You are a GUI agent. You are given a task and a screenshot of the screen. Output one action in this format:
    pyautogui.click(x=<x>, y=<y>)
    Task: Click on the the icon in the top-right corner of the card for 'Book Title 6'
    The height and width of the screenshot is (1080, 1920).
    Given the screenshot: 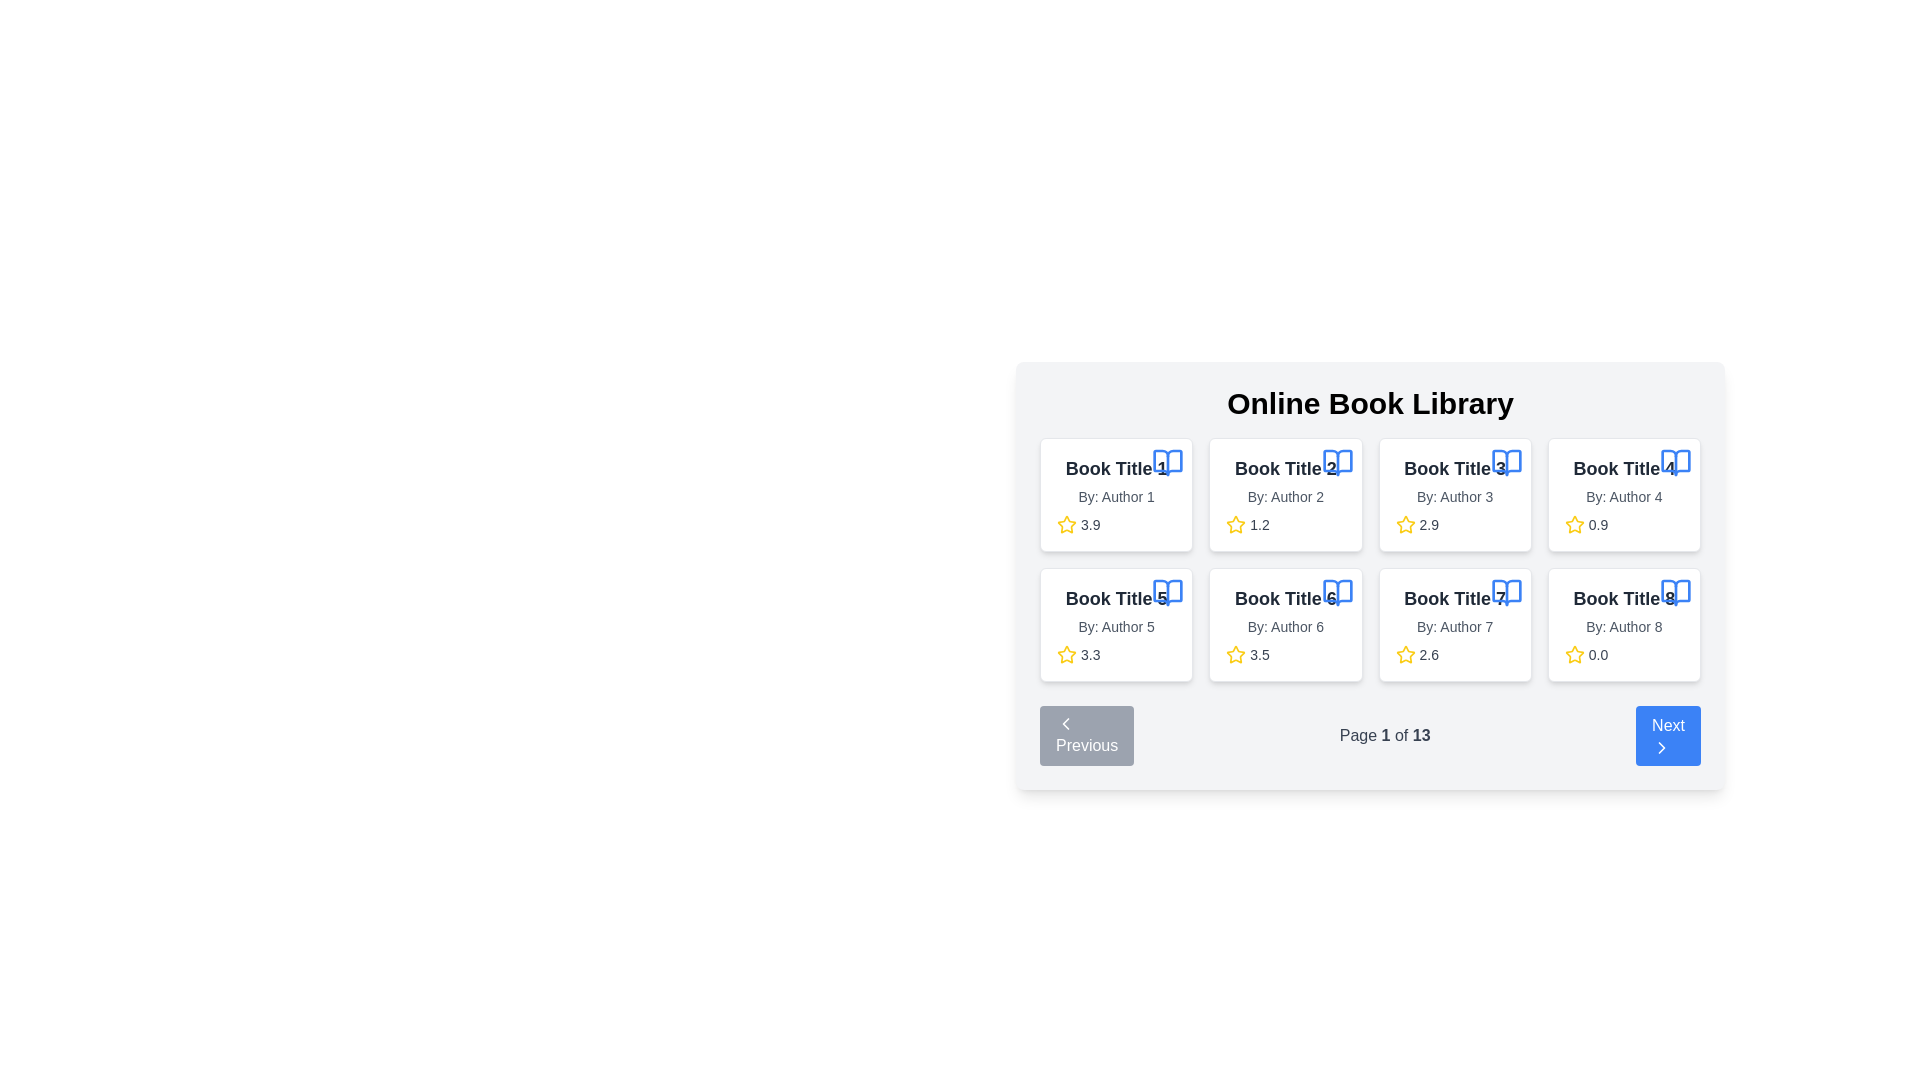 What is the action you would take?
    pyautogui.click(x=1337, y=592)
    